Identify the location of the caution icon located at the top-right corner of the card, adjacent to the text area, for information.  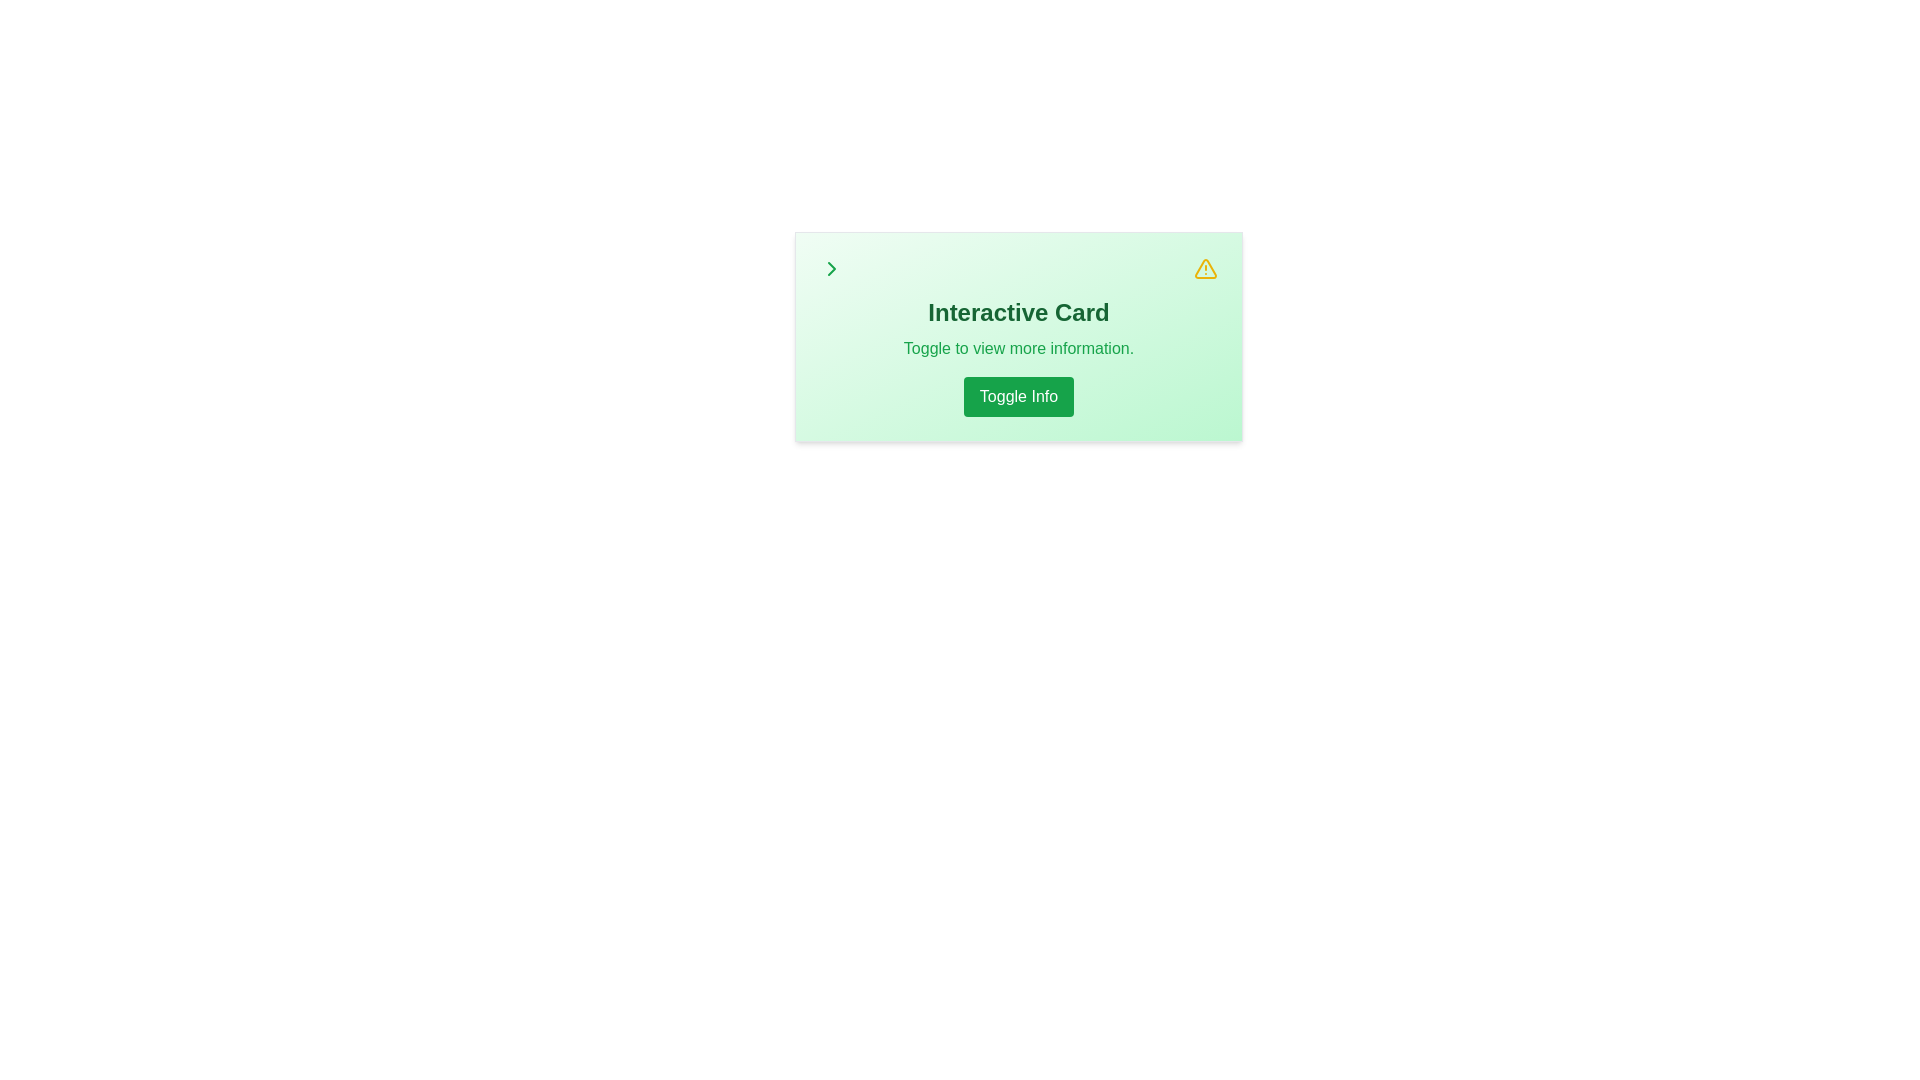
(1204, 268).